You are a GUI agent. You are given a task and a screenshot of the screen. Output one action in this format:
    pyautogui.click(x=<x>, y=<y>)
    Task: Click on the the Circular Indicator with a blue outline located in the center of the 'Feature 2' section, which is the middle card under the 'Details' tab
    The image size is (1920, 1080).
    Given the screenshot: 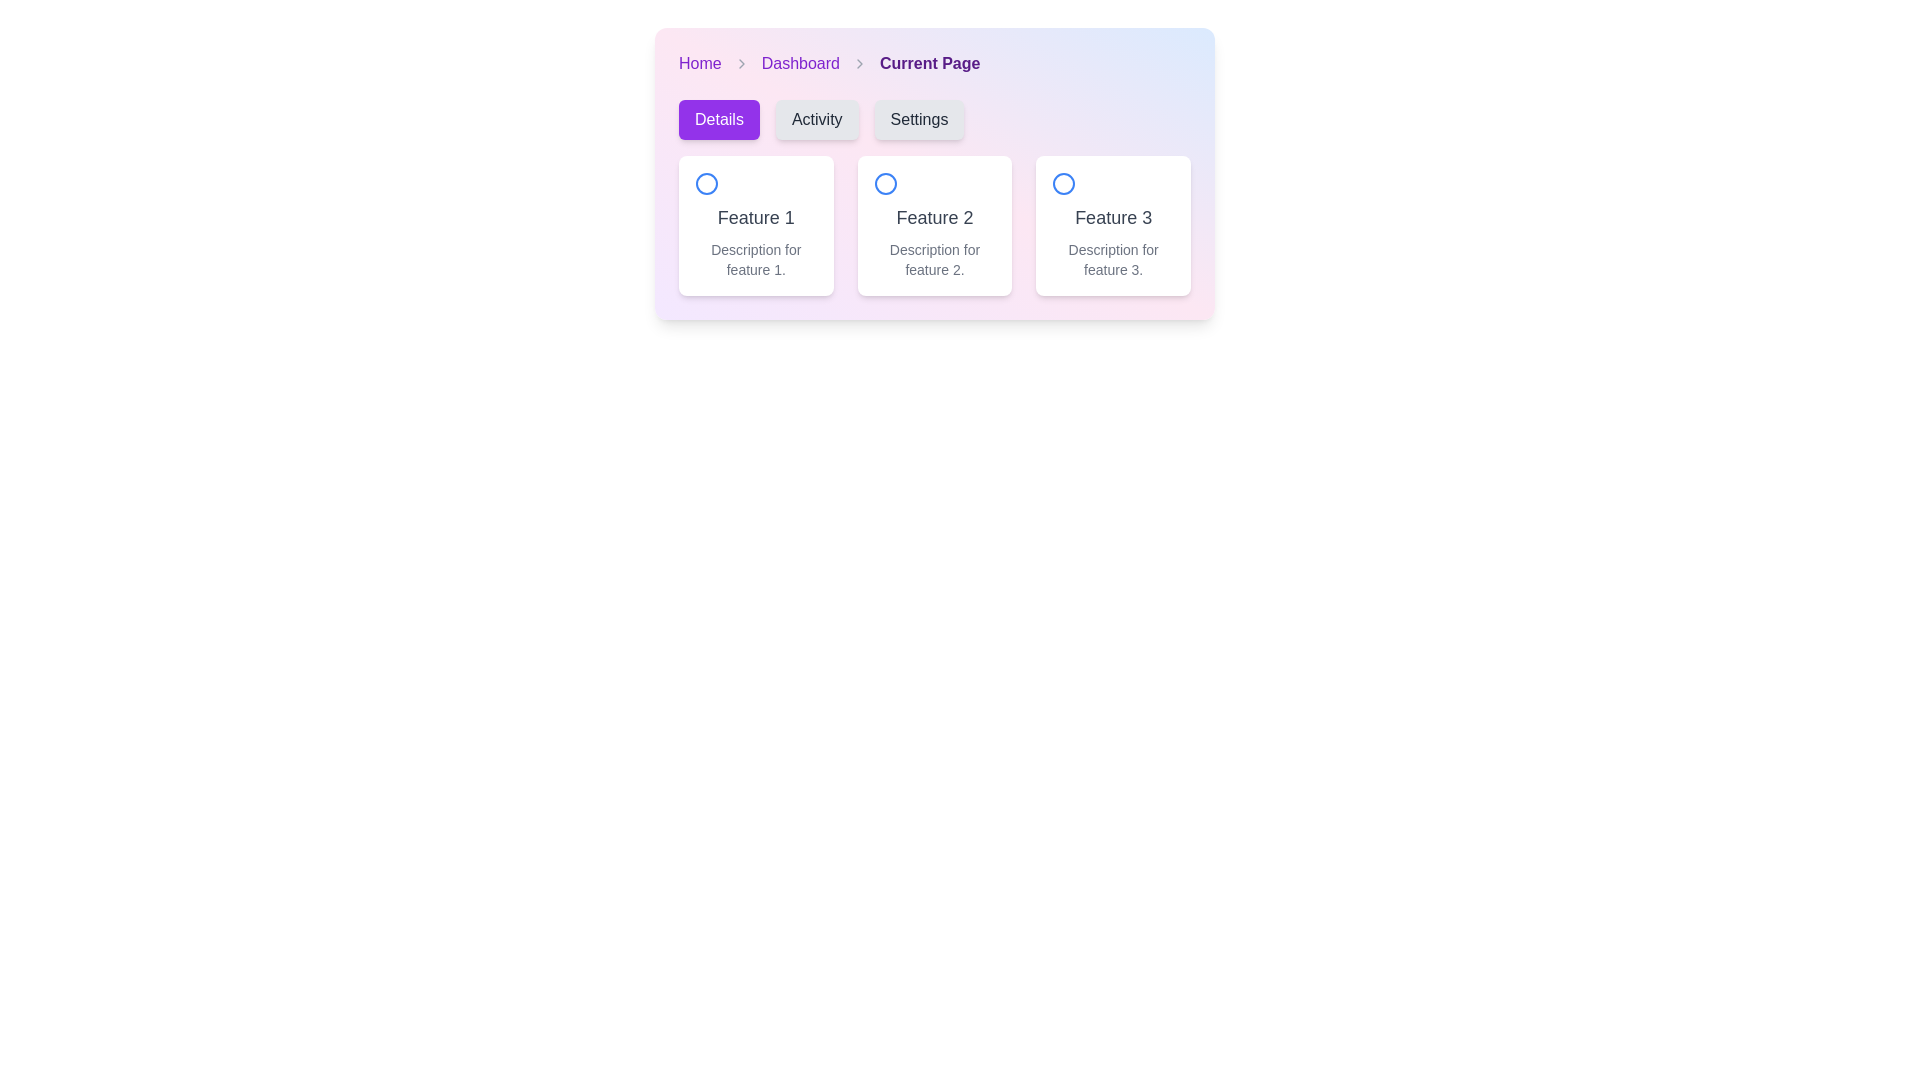 What is the action you would take?
    pyautogui.click(x=884, y=184)
    